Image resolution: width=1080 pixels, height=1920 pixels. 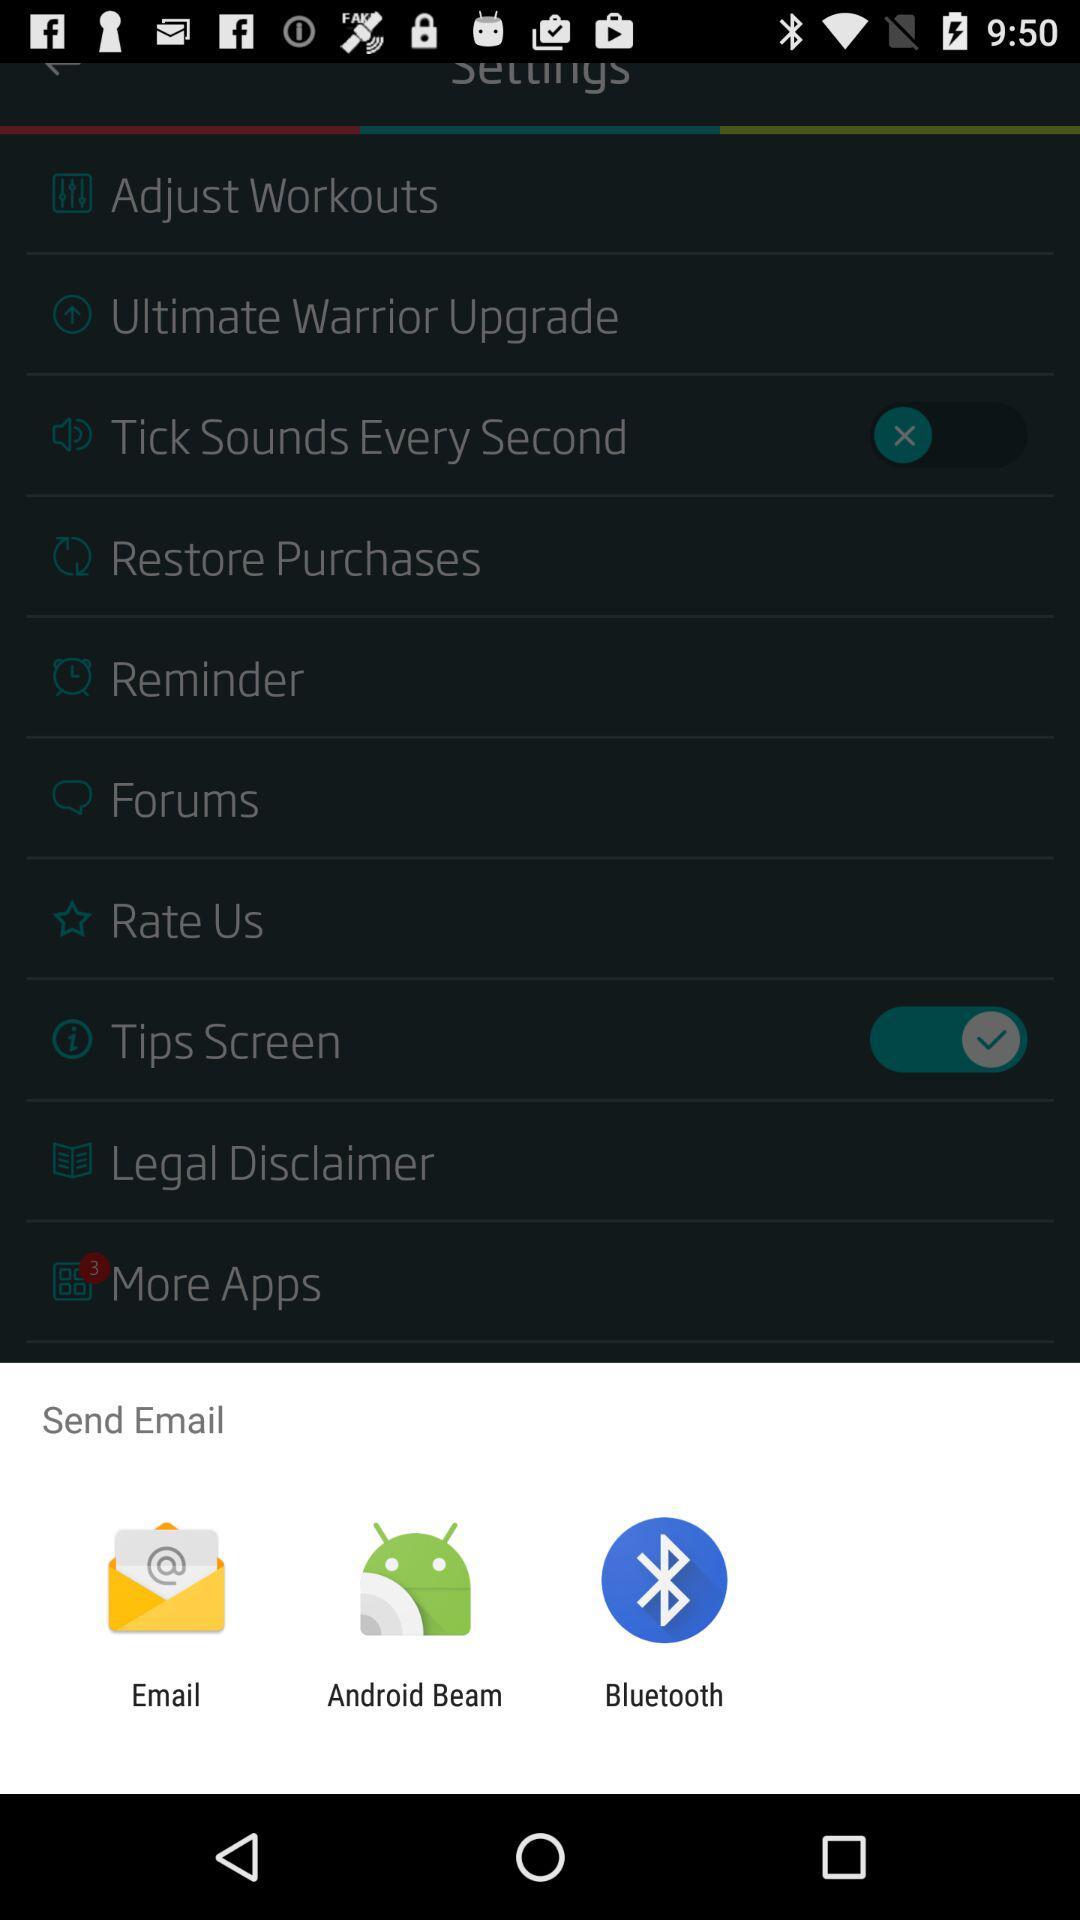 I want to click on icon next to bluetooth app, so click(x=414, y=1711).